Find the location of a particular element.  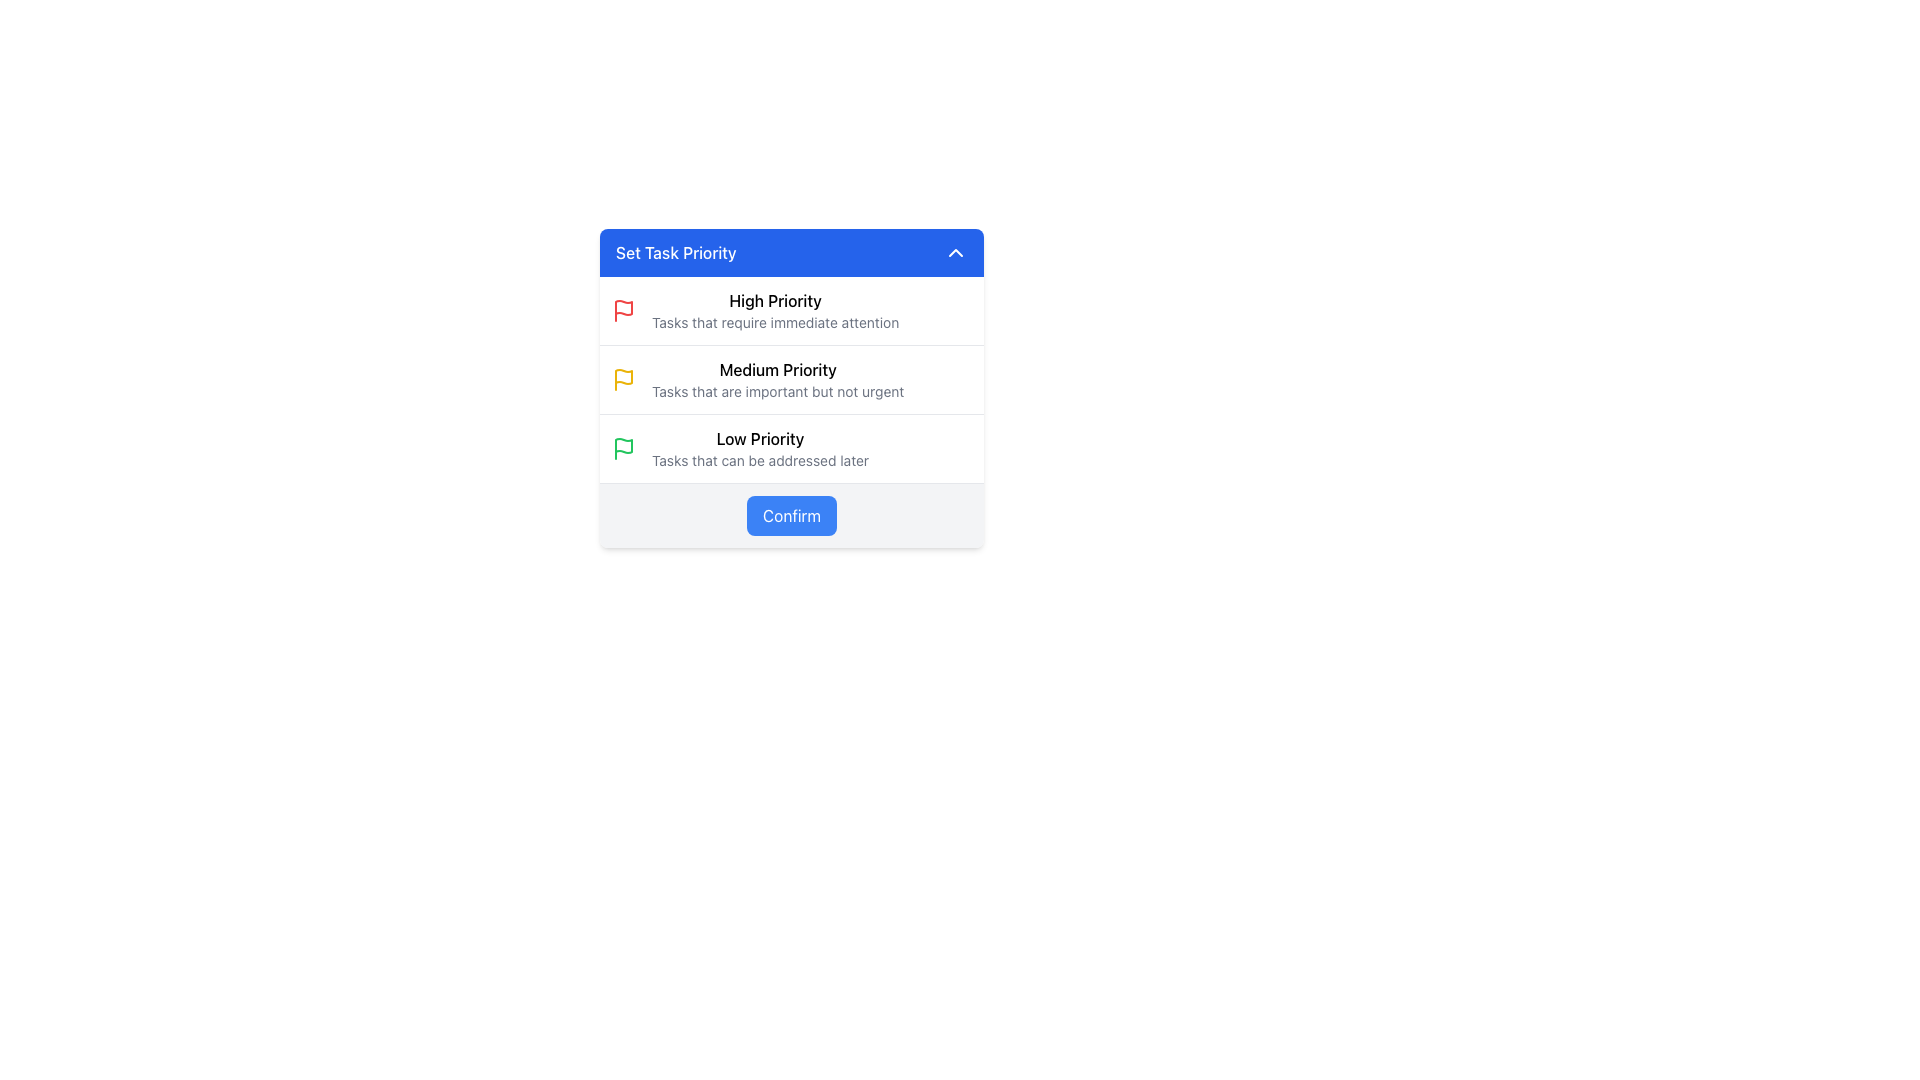

text label that displays 'Tasks that are important but not urgent', which is located below the 'Medium Priority' heading in the priority-selection interface is located at coordinates (777, 392).